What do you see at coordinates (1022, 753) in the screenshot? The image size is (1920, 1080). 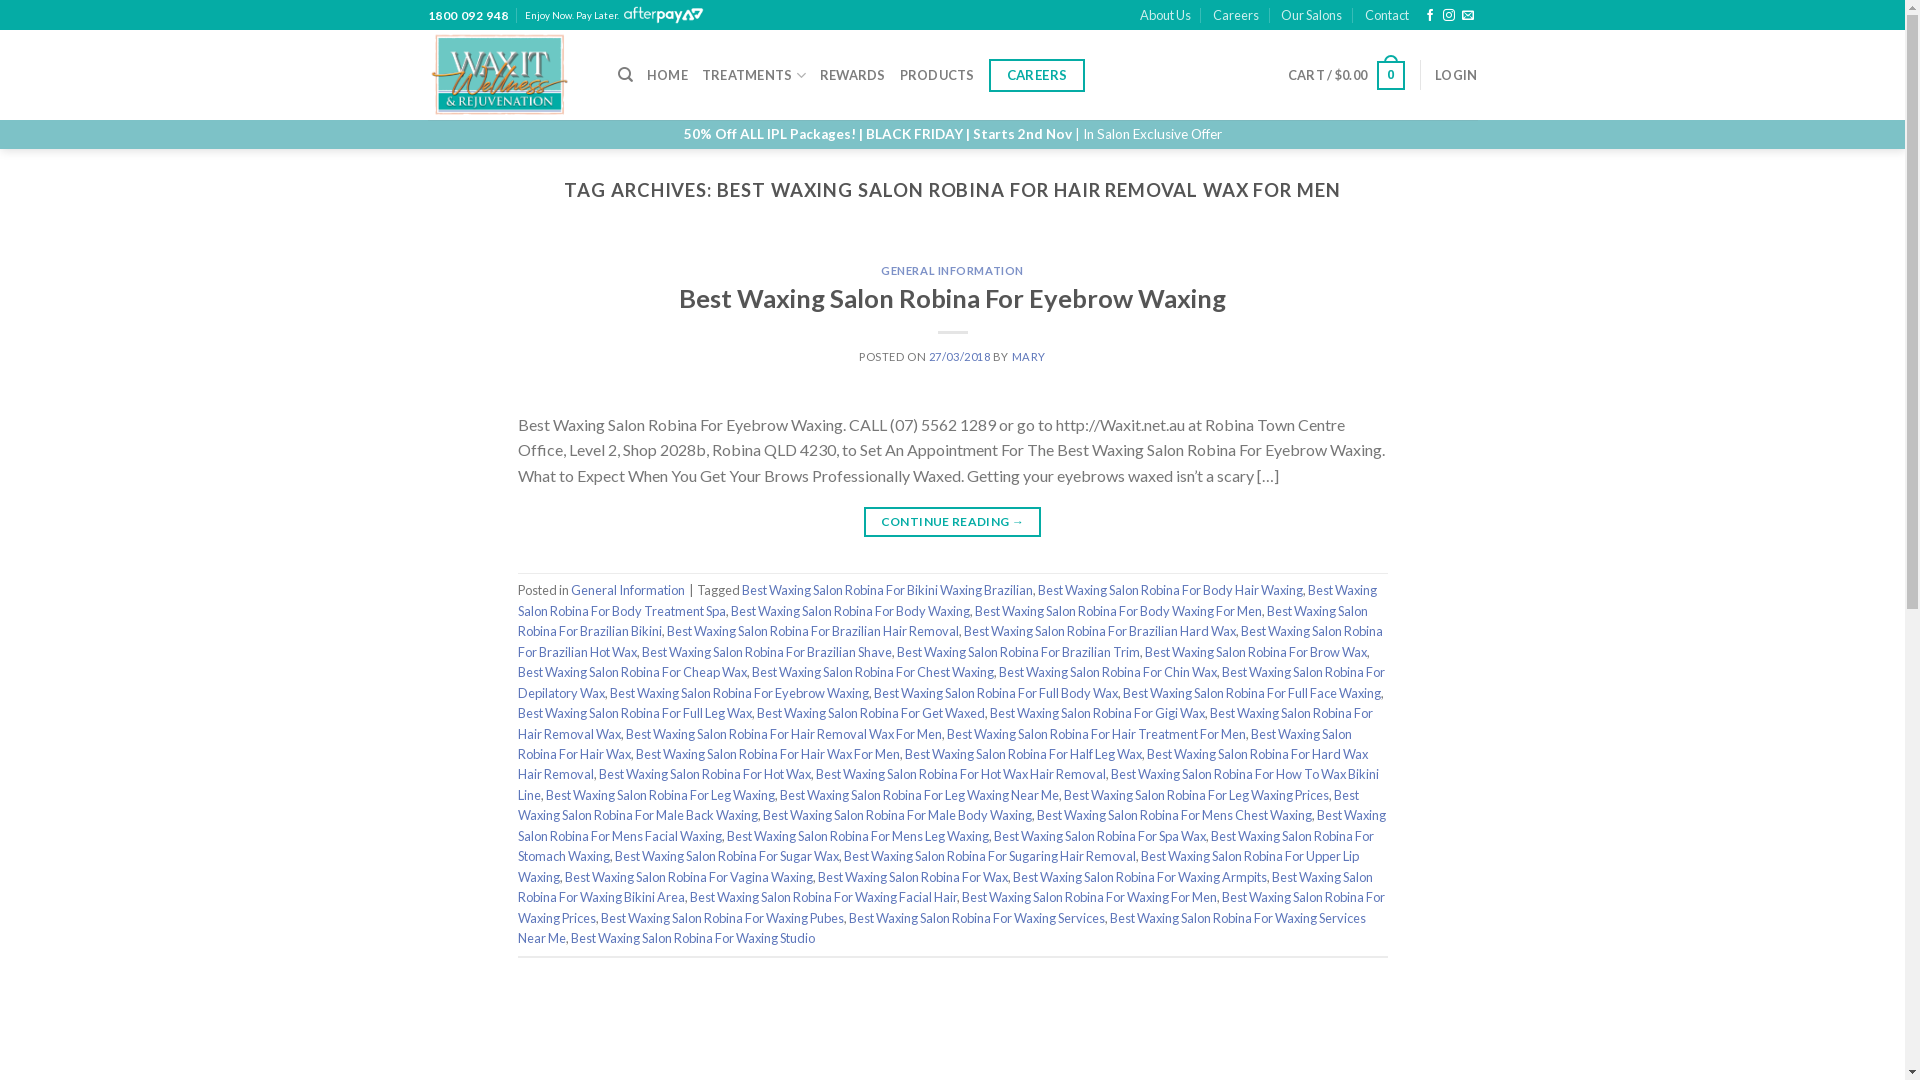 I see `'Best Waxing Salon Robina For Half Leg Wax'` at bounding box center [1022, 753].